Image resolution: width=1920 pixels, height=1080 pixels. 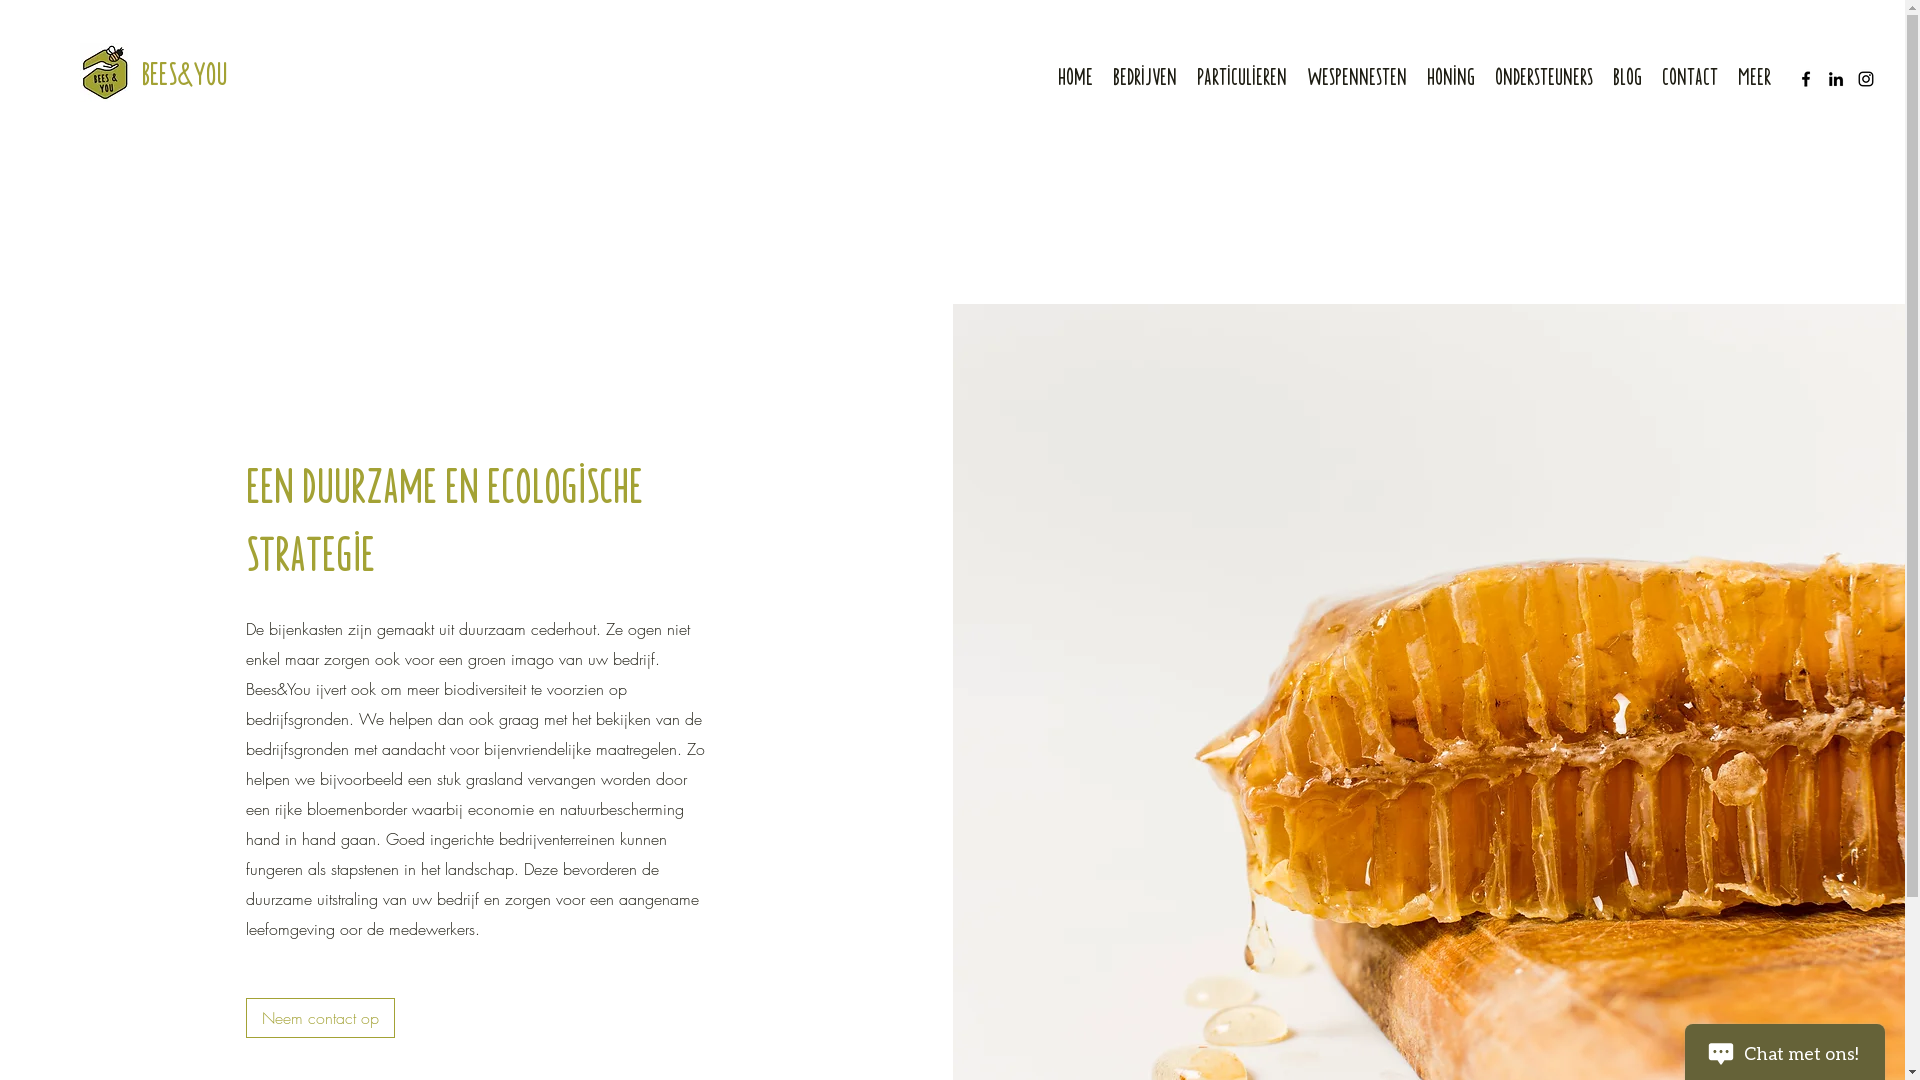 What do you see at coordinates (1450, 74) in the screenshot?
I see `'Honing'` at bounding box center [1450, 74].